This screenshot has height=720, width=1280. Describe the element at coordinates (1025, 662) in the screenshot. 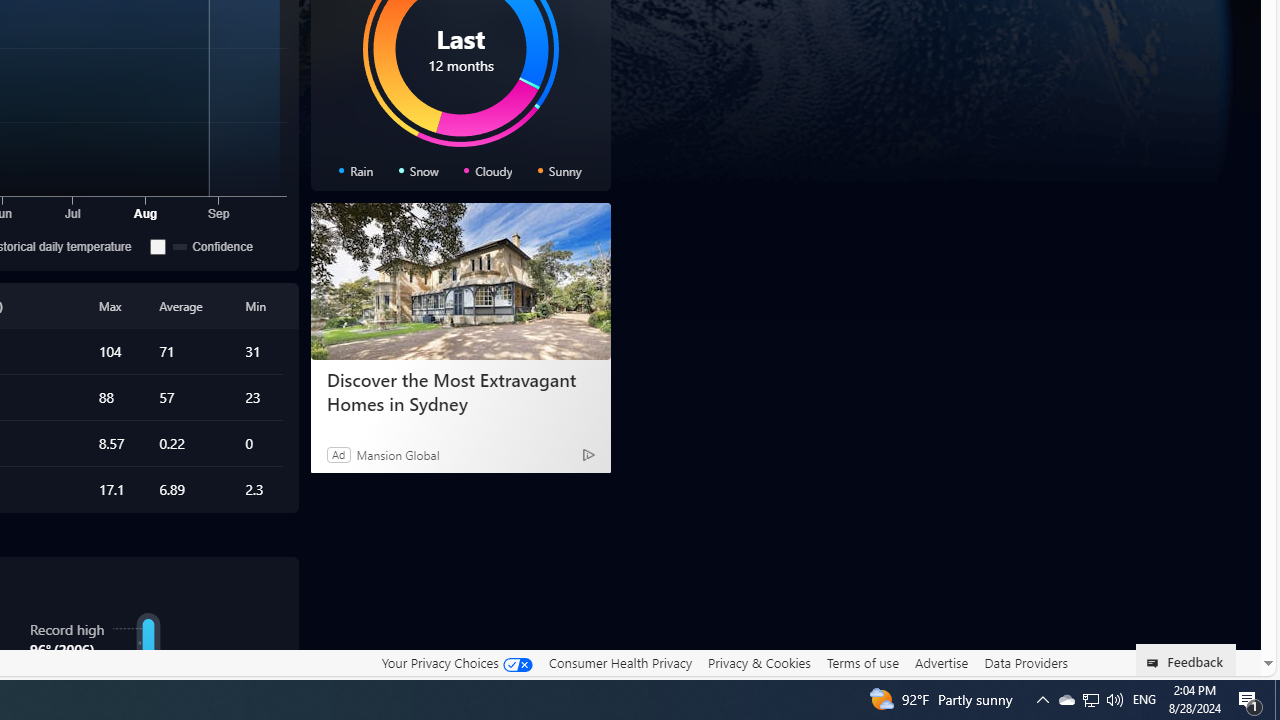

I see `'Data Providers'` at that location.